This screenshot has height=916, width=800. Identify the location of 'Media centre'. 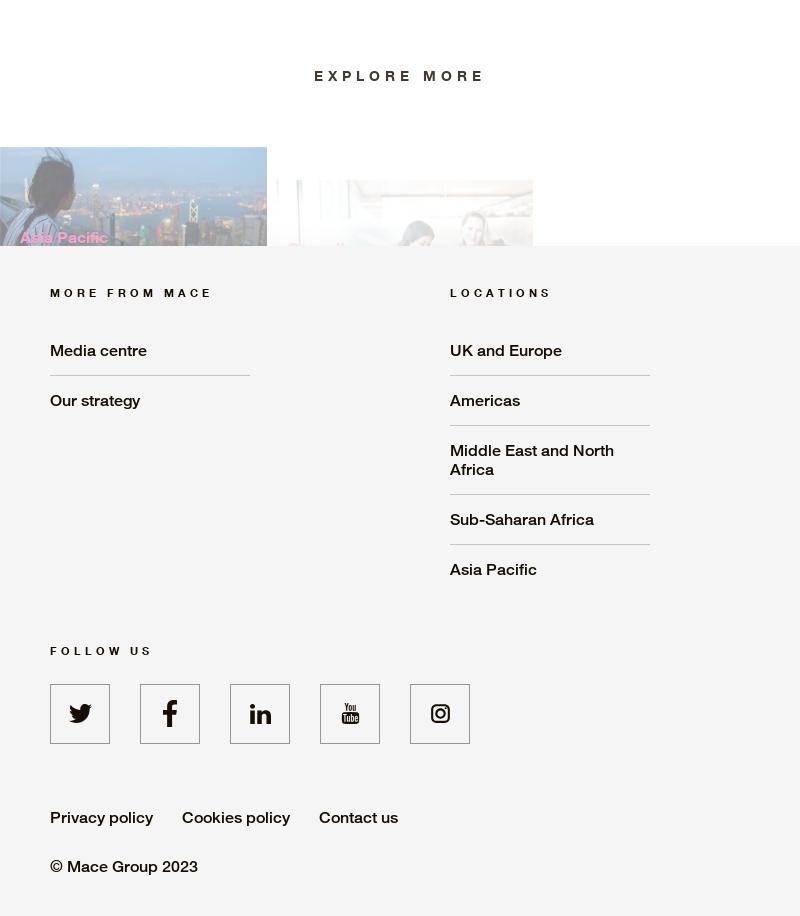
(49, 349).